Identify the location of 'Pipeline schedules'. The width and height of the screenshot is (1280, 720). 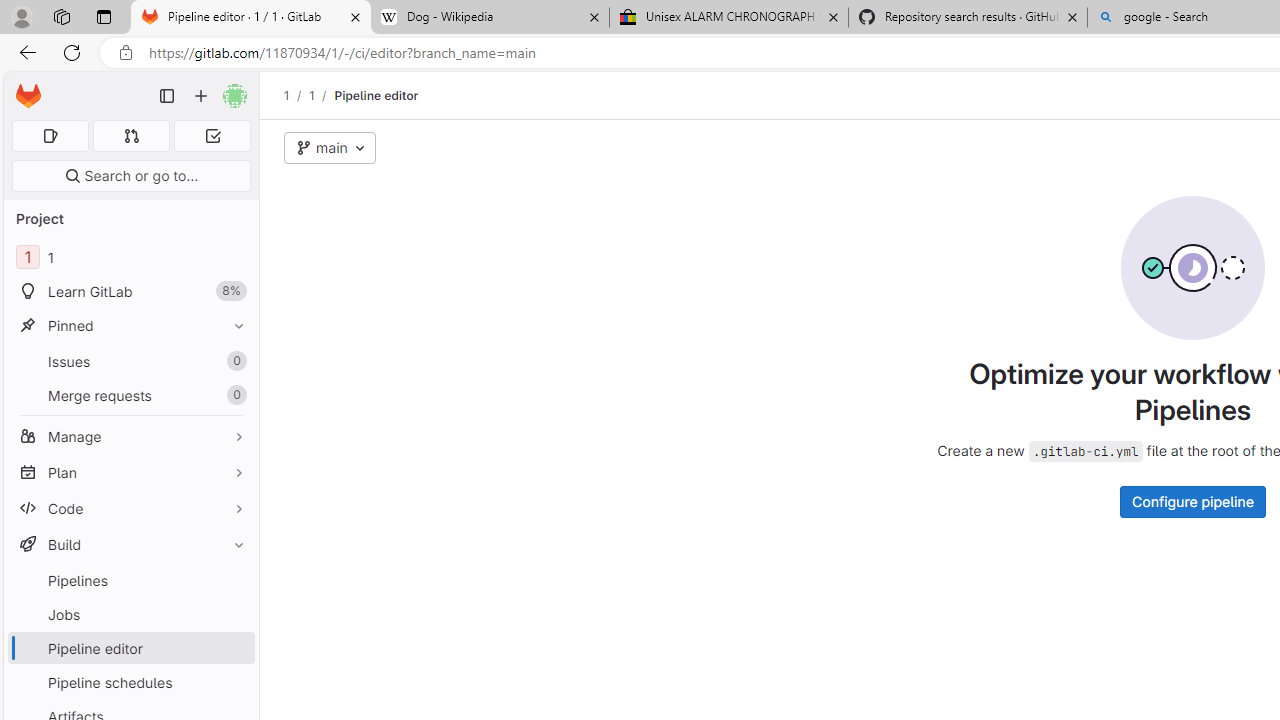
(130, 681).